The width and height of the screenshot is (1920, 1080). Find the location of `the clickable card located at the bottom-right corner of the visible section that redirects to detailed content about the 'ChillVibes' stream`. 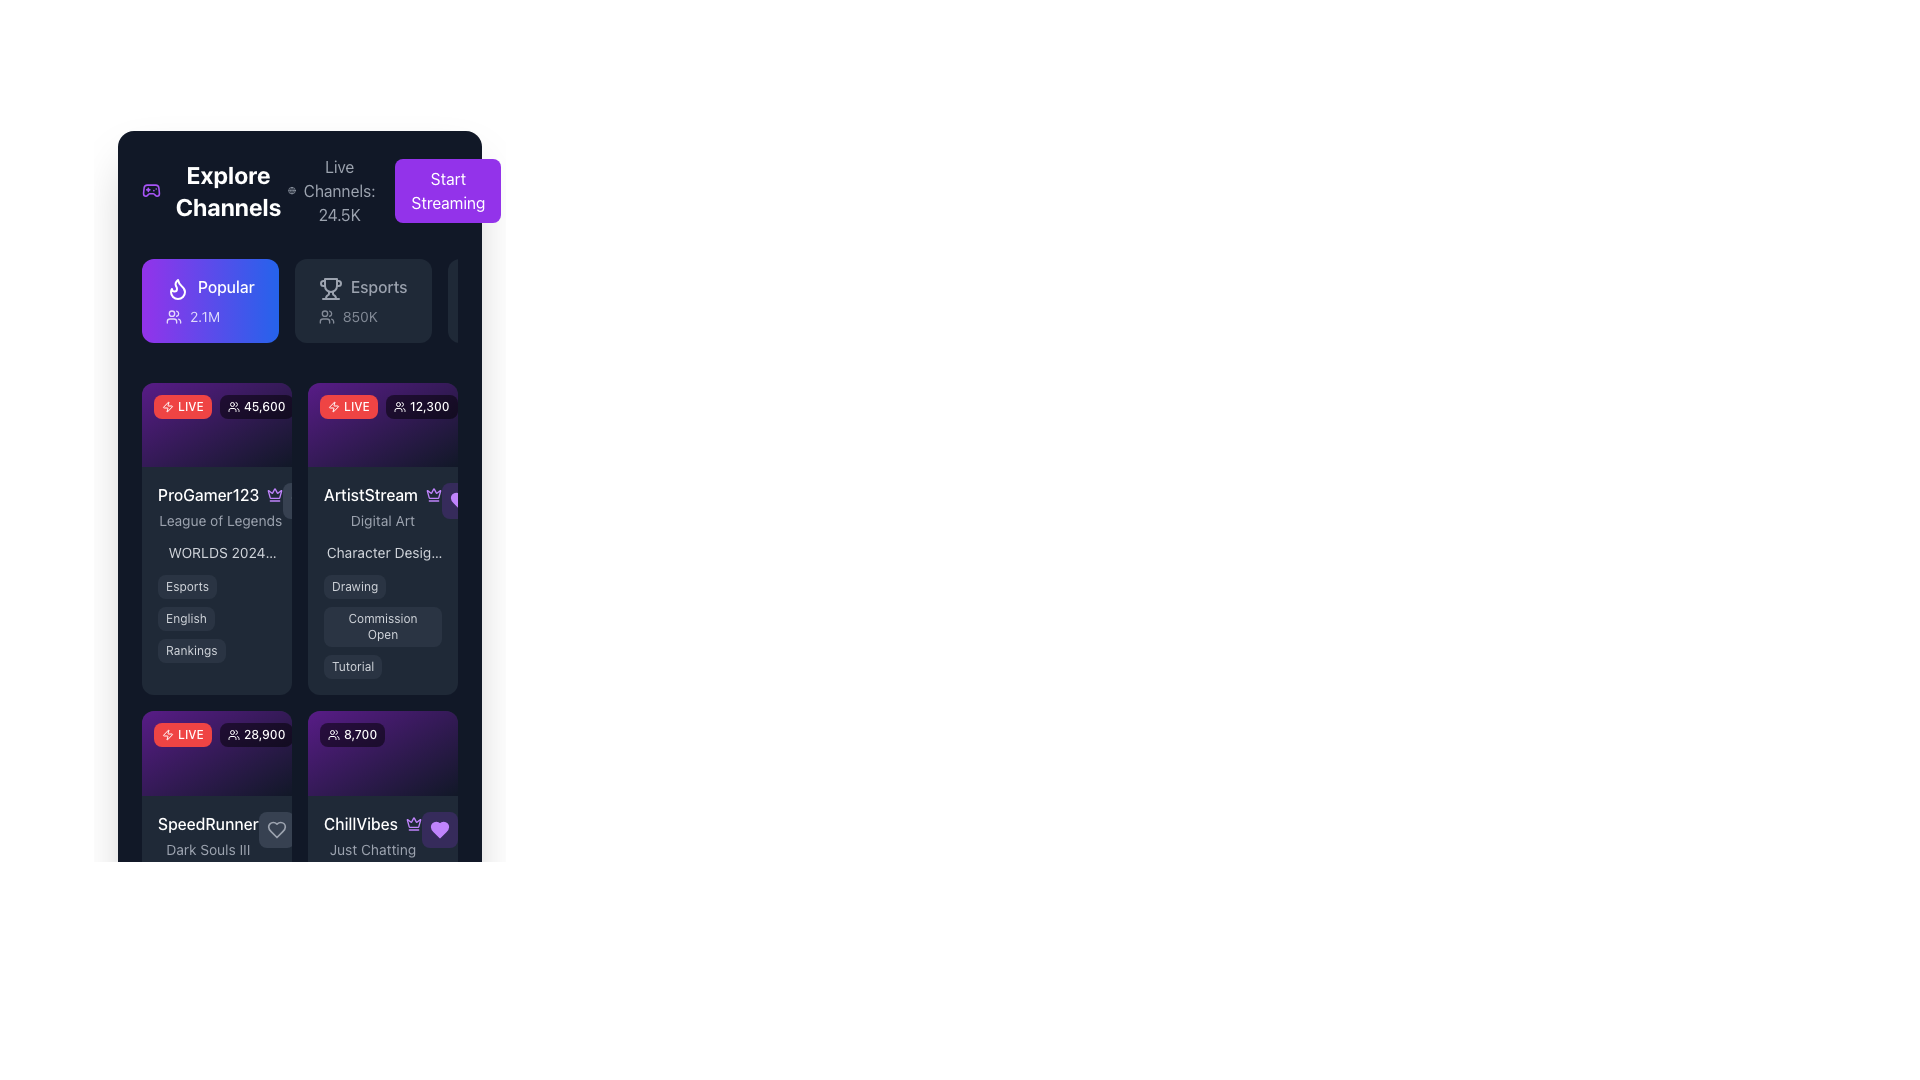

the clickable card located at the bottom-right corner of the visible section that redirects to detailed content about the 'ChillVibes' stream is located at coordinates (383, 858).